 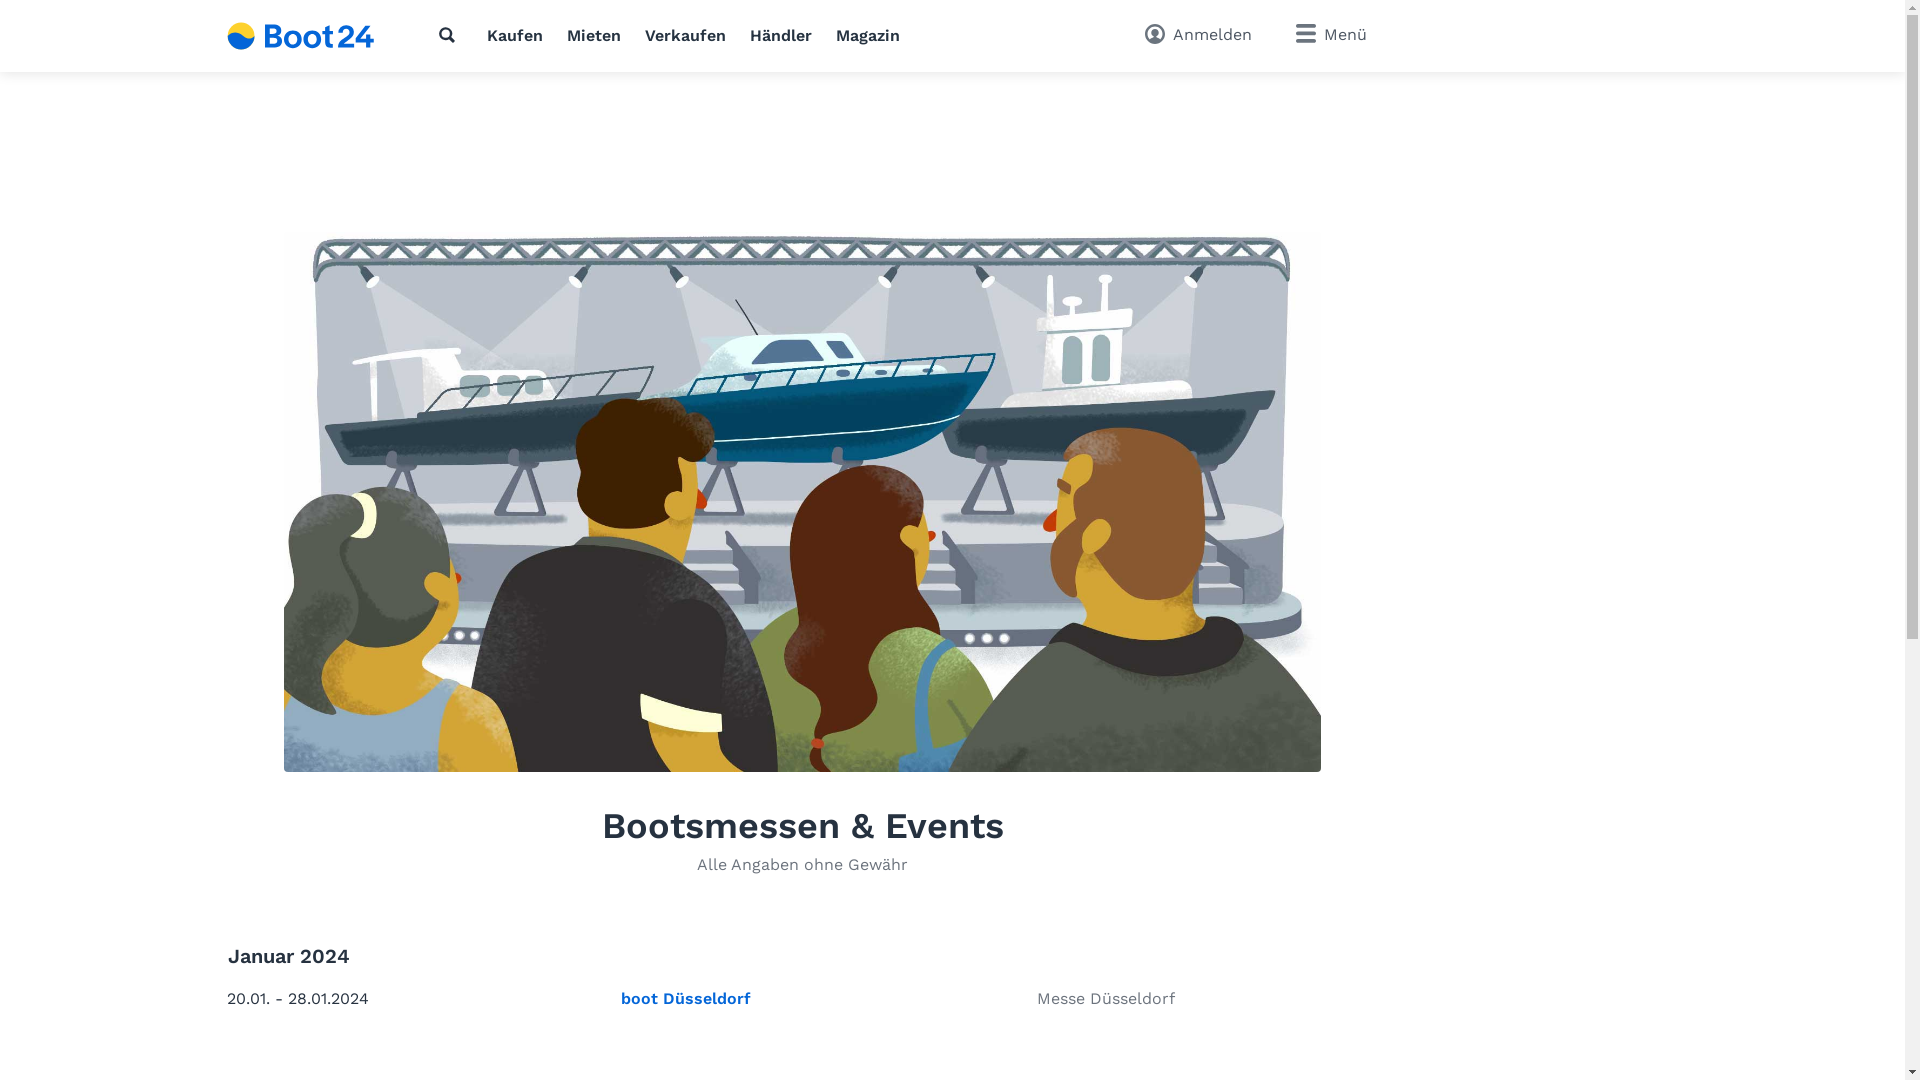 I want to click on 'Magazin', so click(x=835, y=35).